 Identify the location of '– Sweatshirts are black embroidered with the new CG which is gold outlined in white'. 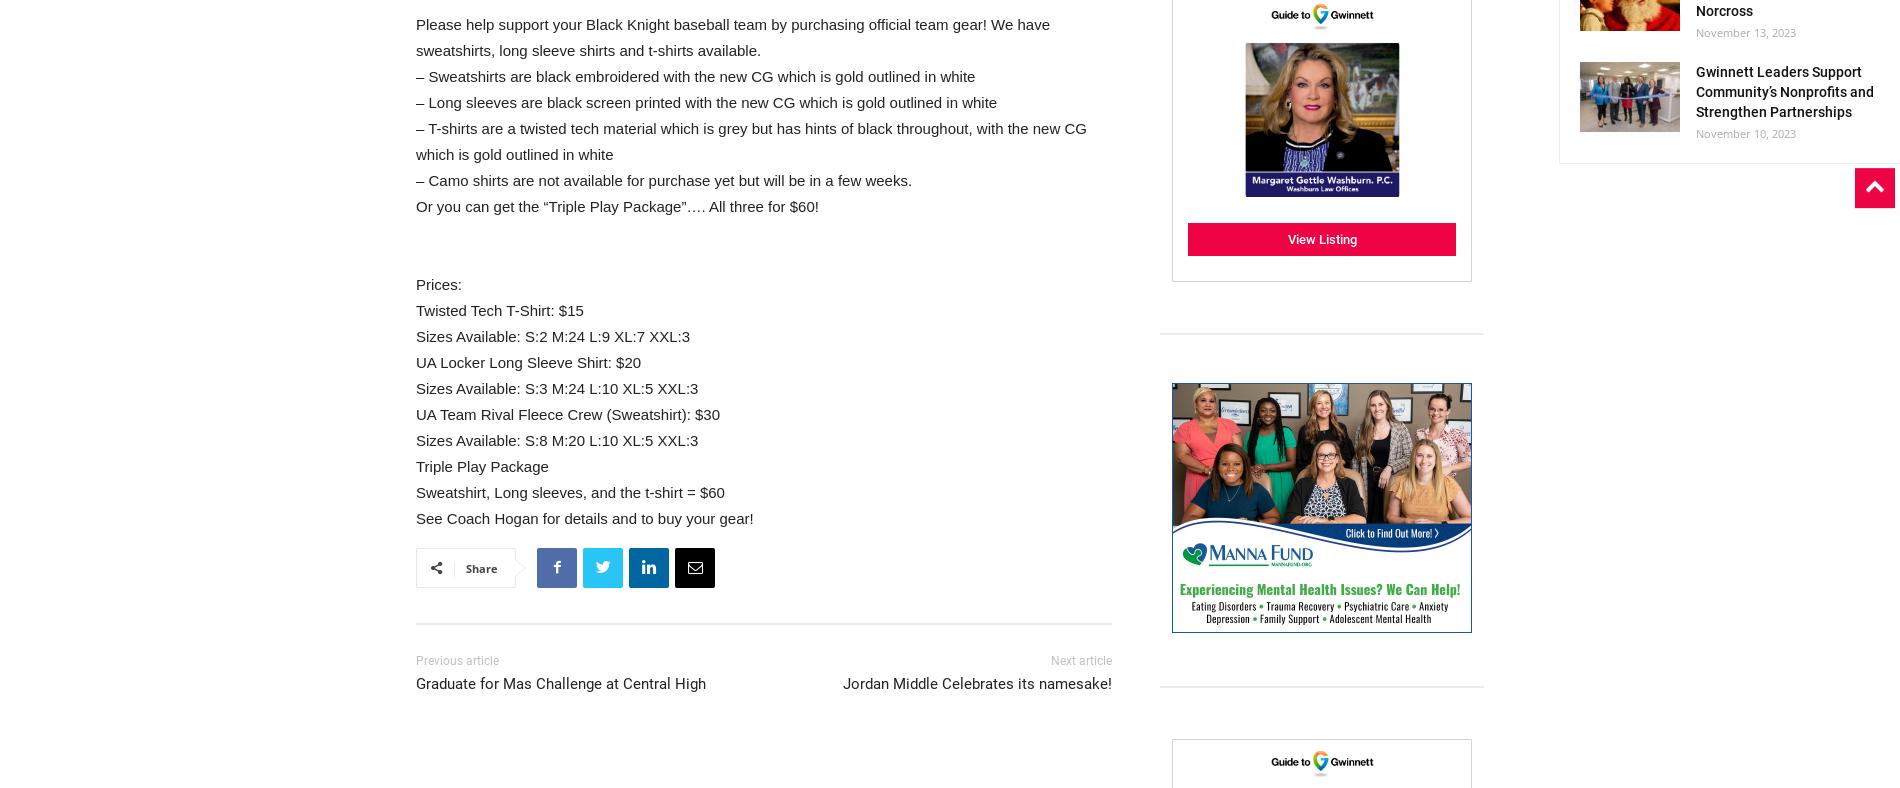
(695, 74).